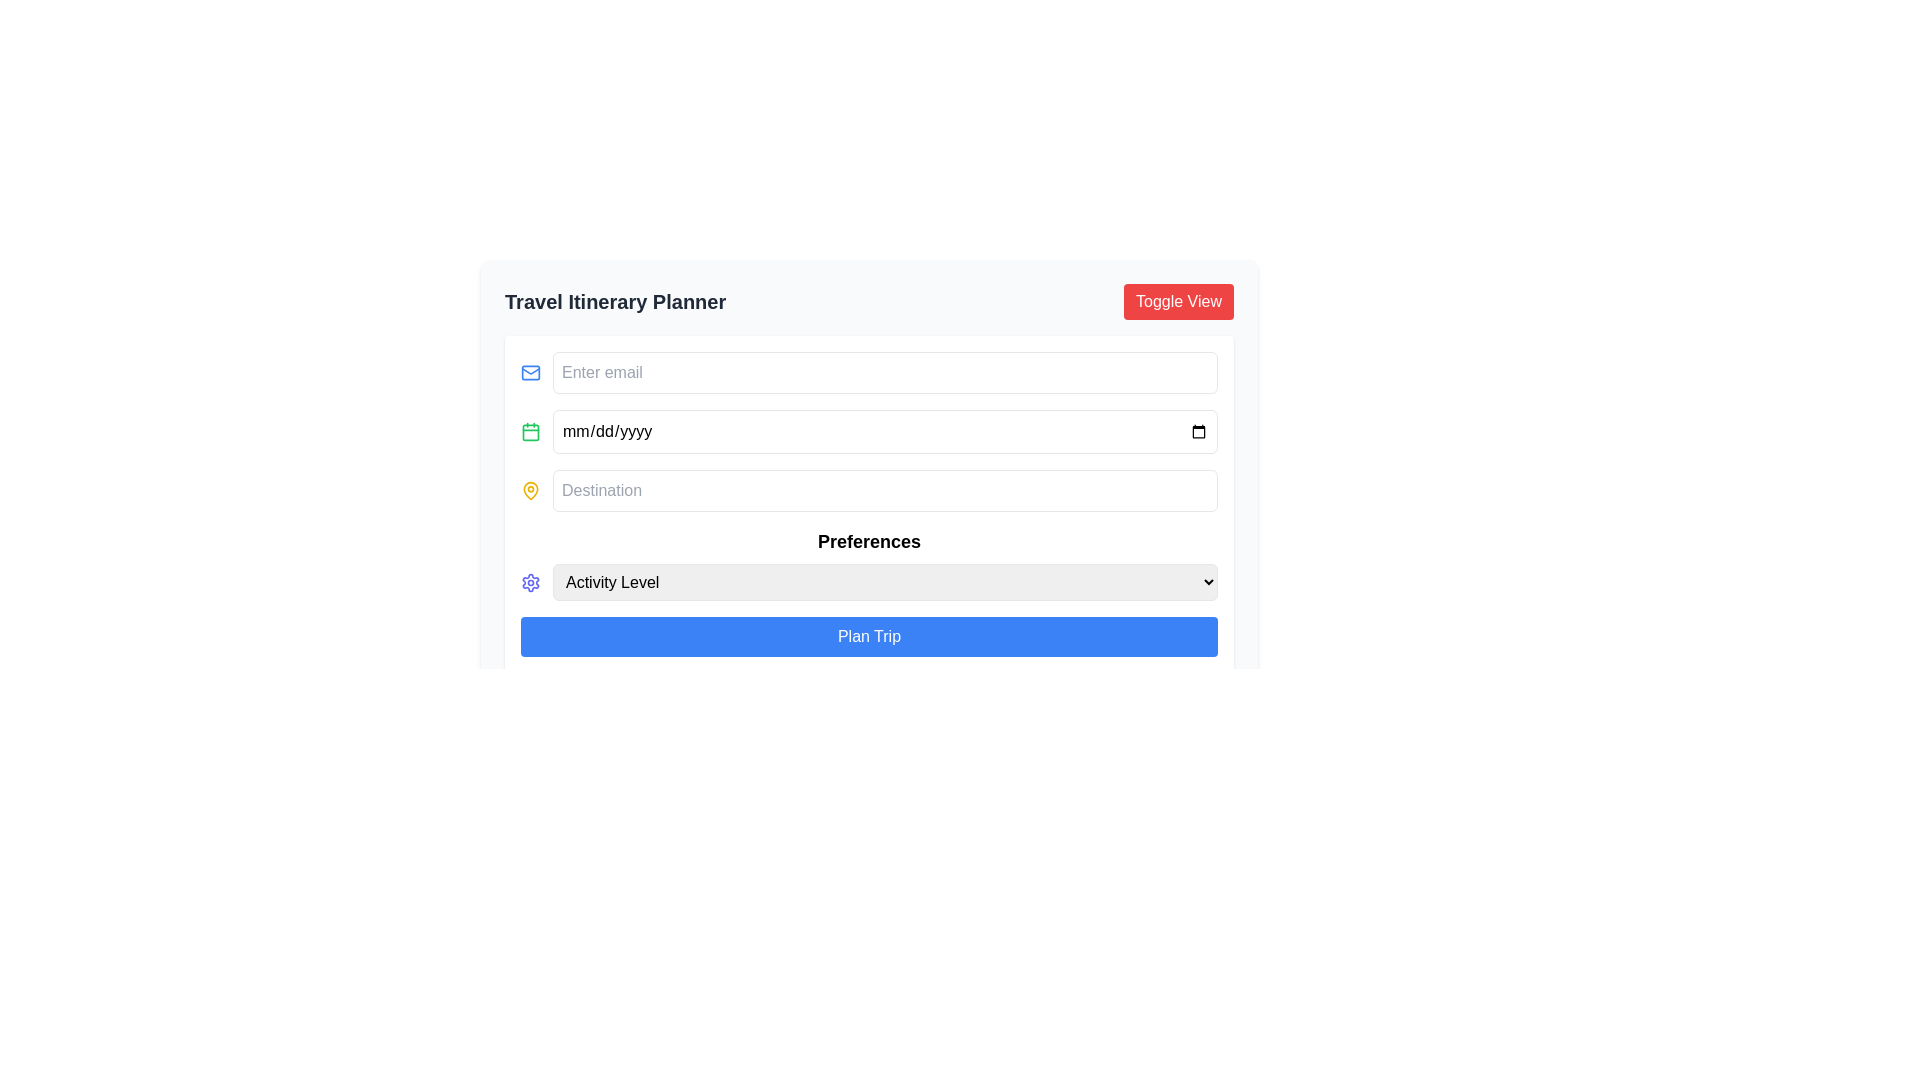 This screenshot has height=1080, width=1920. What do you see at coordinates (884, 582) in the screenshot?
I see `the 'Activity Level' dropdown menu, which is styled with a border and rounded corners, located in the middle-right part of the main form interface under the 'Preferences' section` at bounding box center [884, 582].